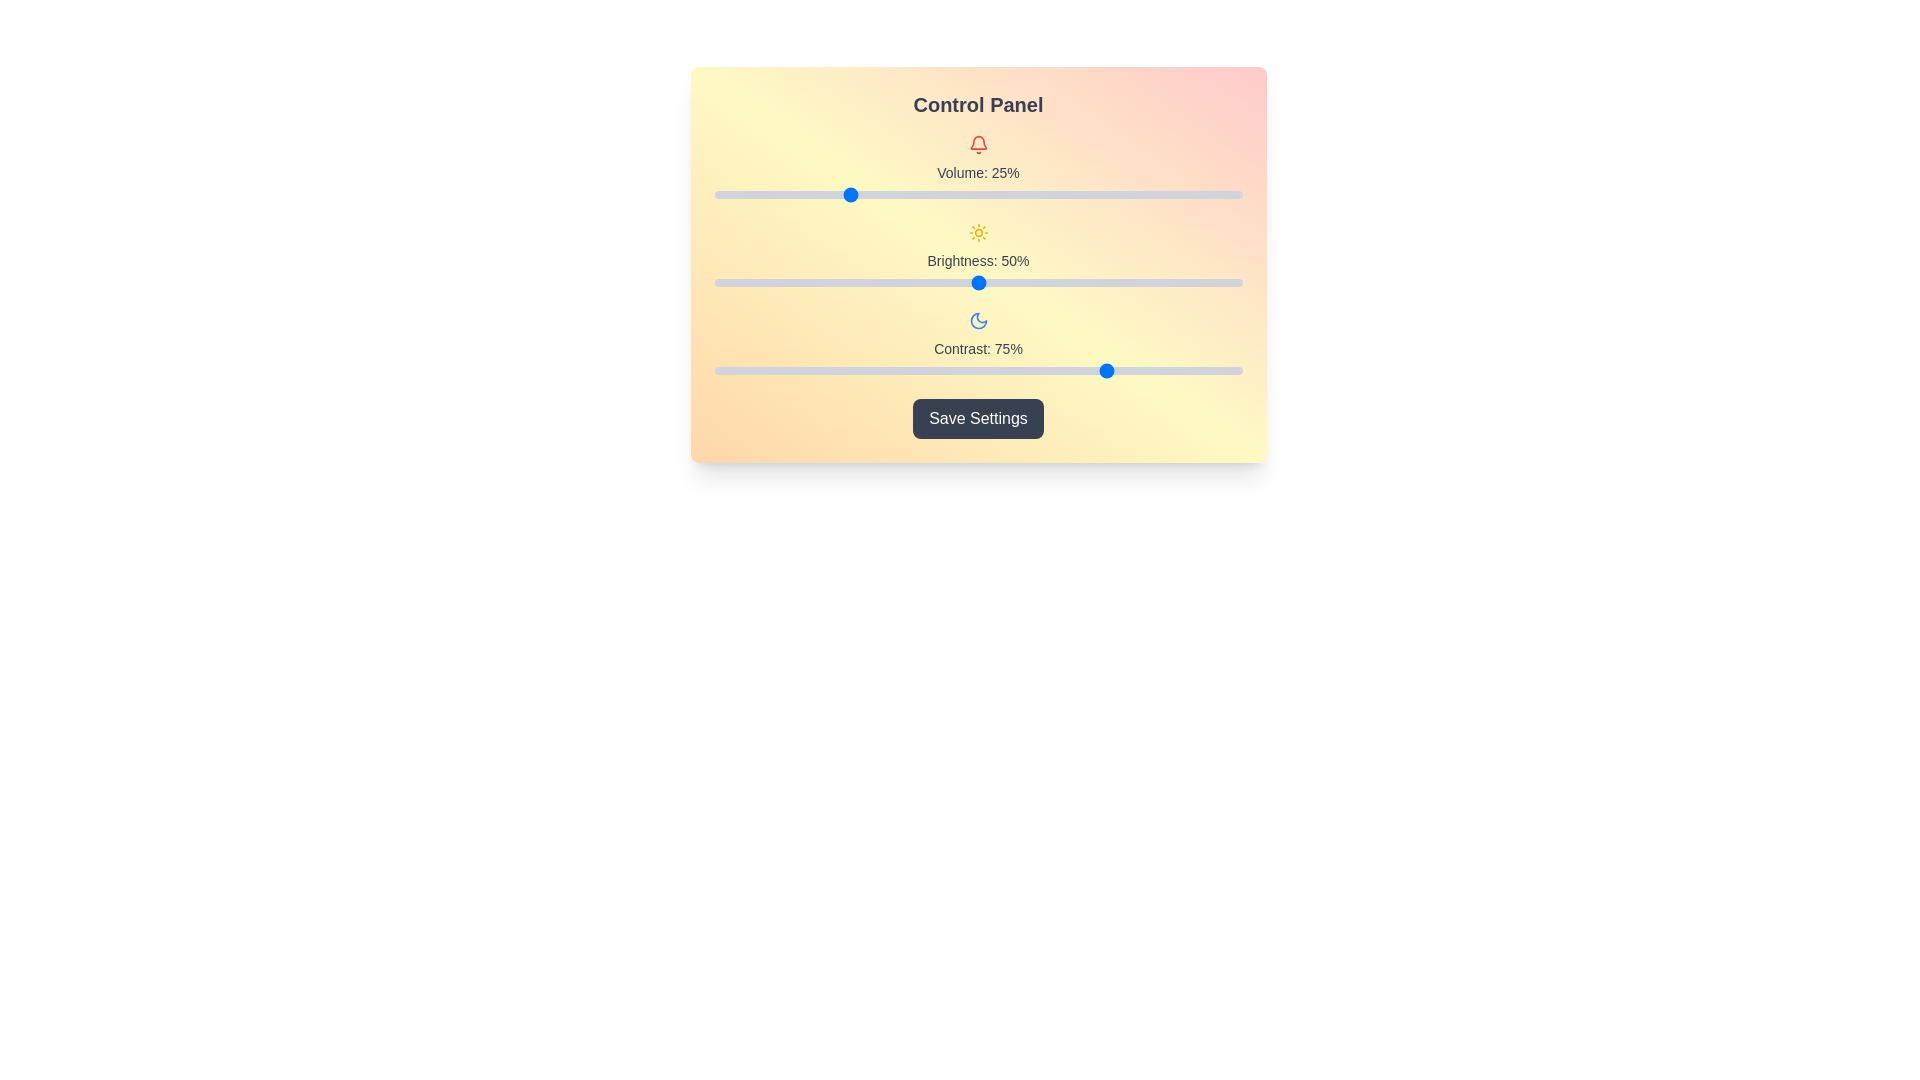  What do you see at coordinates (1184, 282) in the screenshot?
I see `brightness` at bounding box center [1184, 282].